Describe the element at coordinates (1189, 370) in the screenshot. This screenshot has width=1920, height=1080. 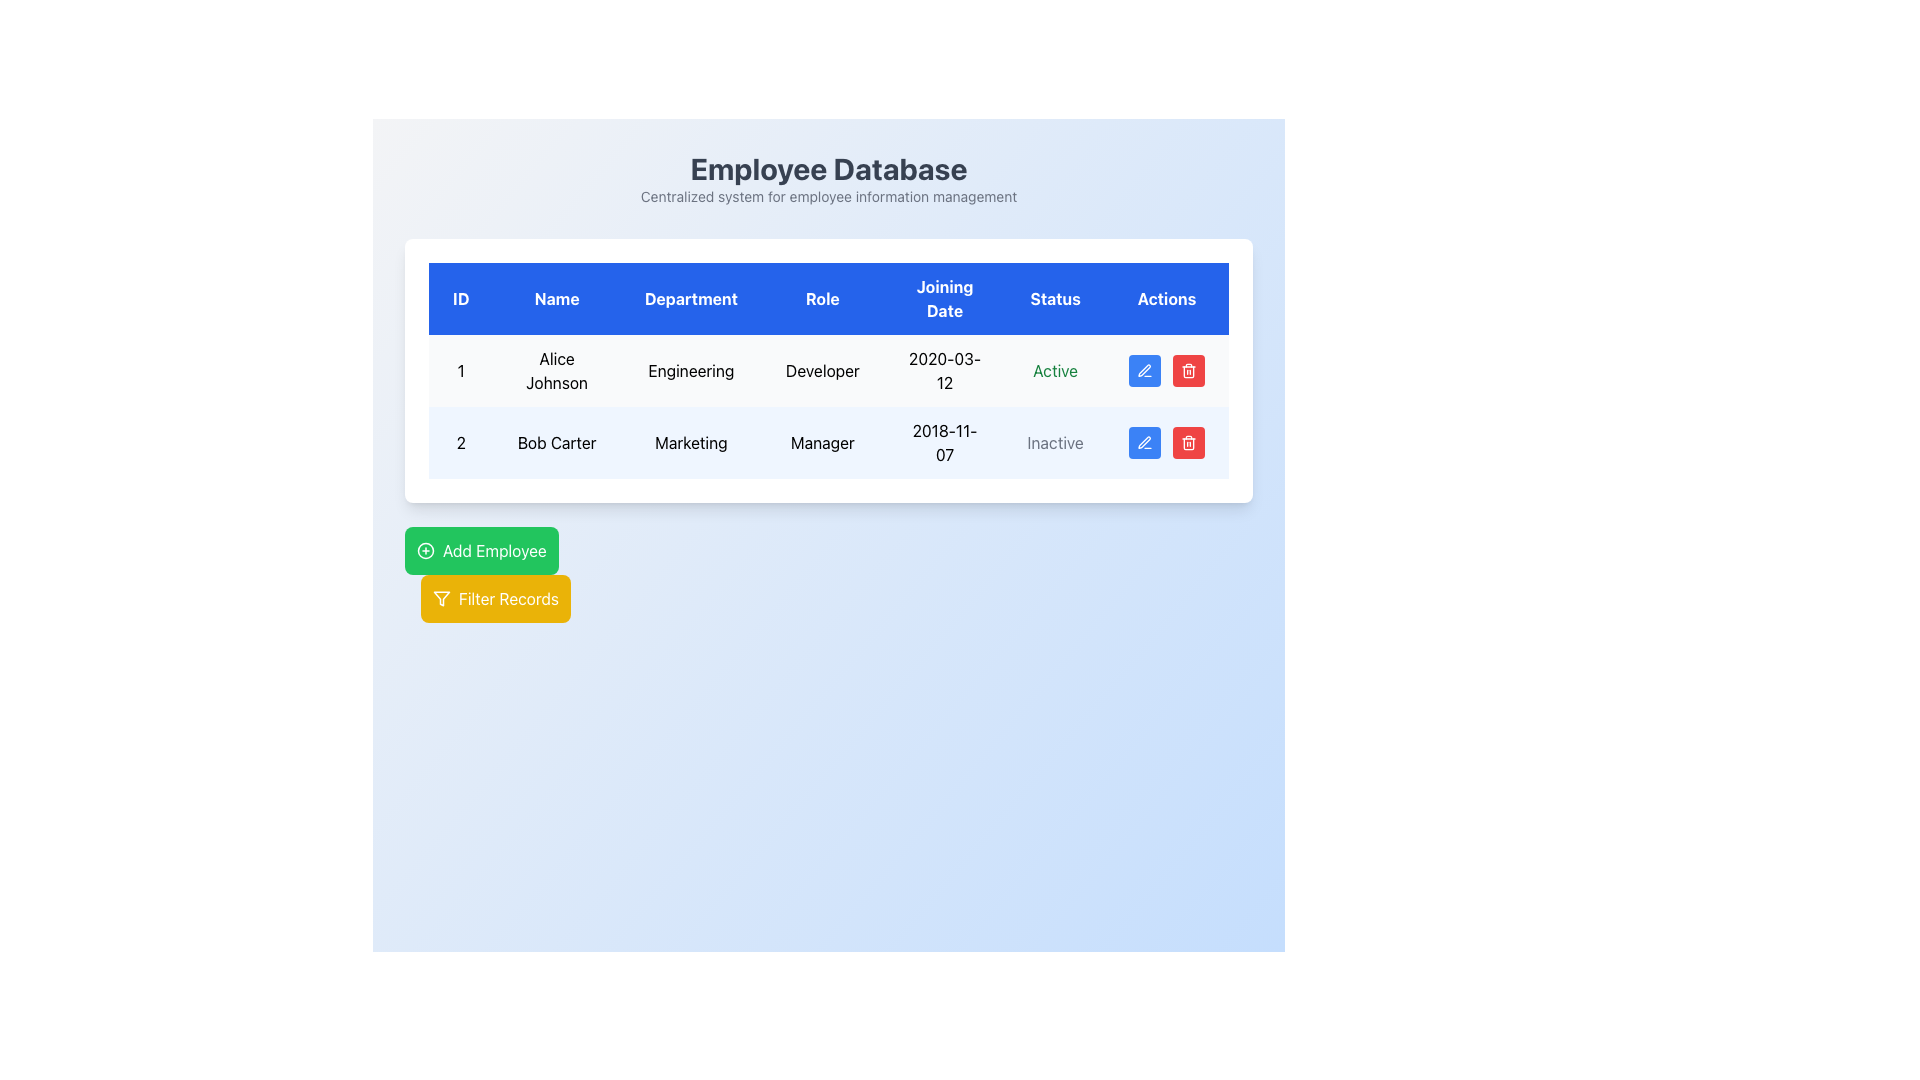
I see `the delete button located in the bottom-right corner of the table, which is the second button in the 'Actions' column adjacent to the blue edit button for employee 'Bob Carter'` at that location.